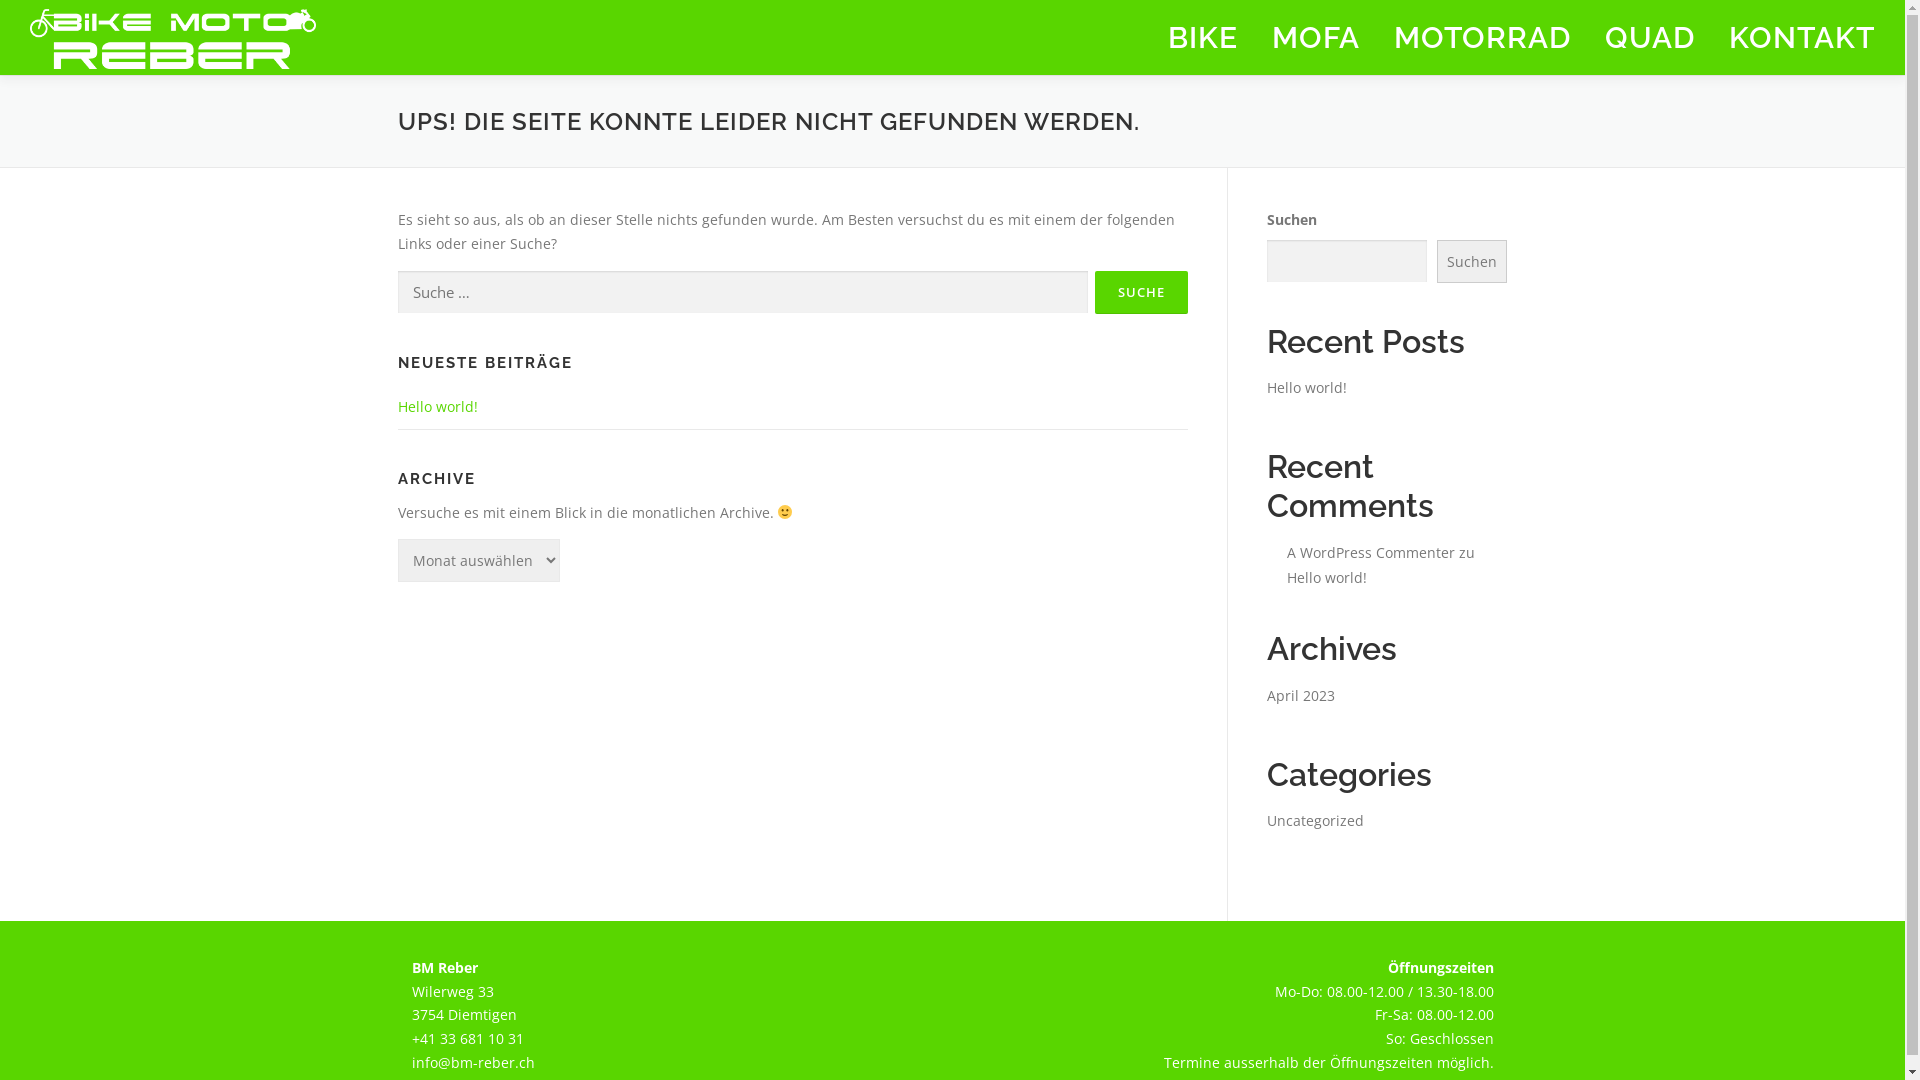 Image resolution: width=1920 pixels, height=1080 pixels. I want to click on 'Suchen', so click(1472, 260).